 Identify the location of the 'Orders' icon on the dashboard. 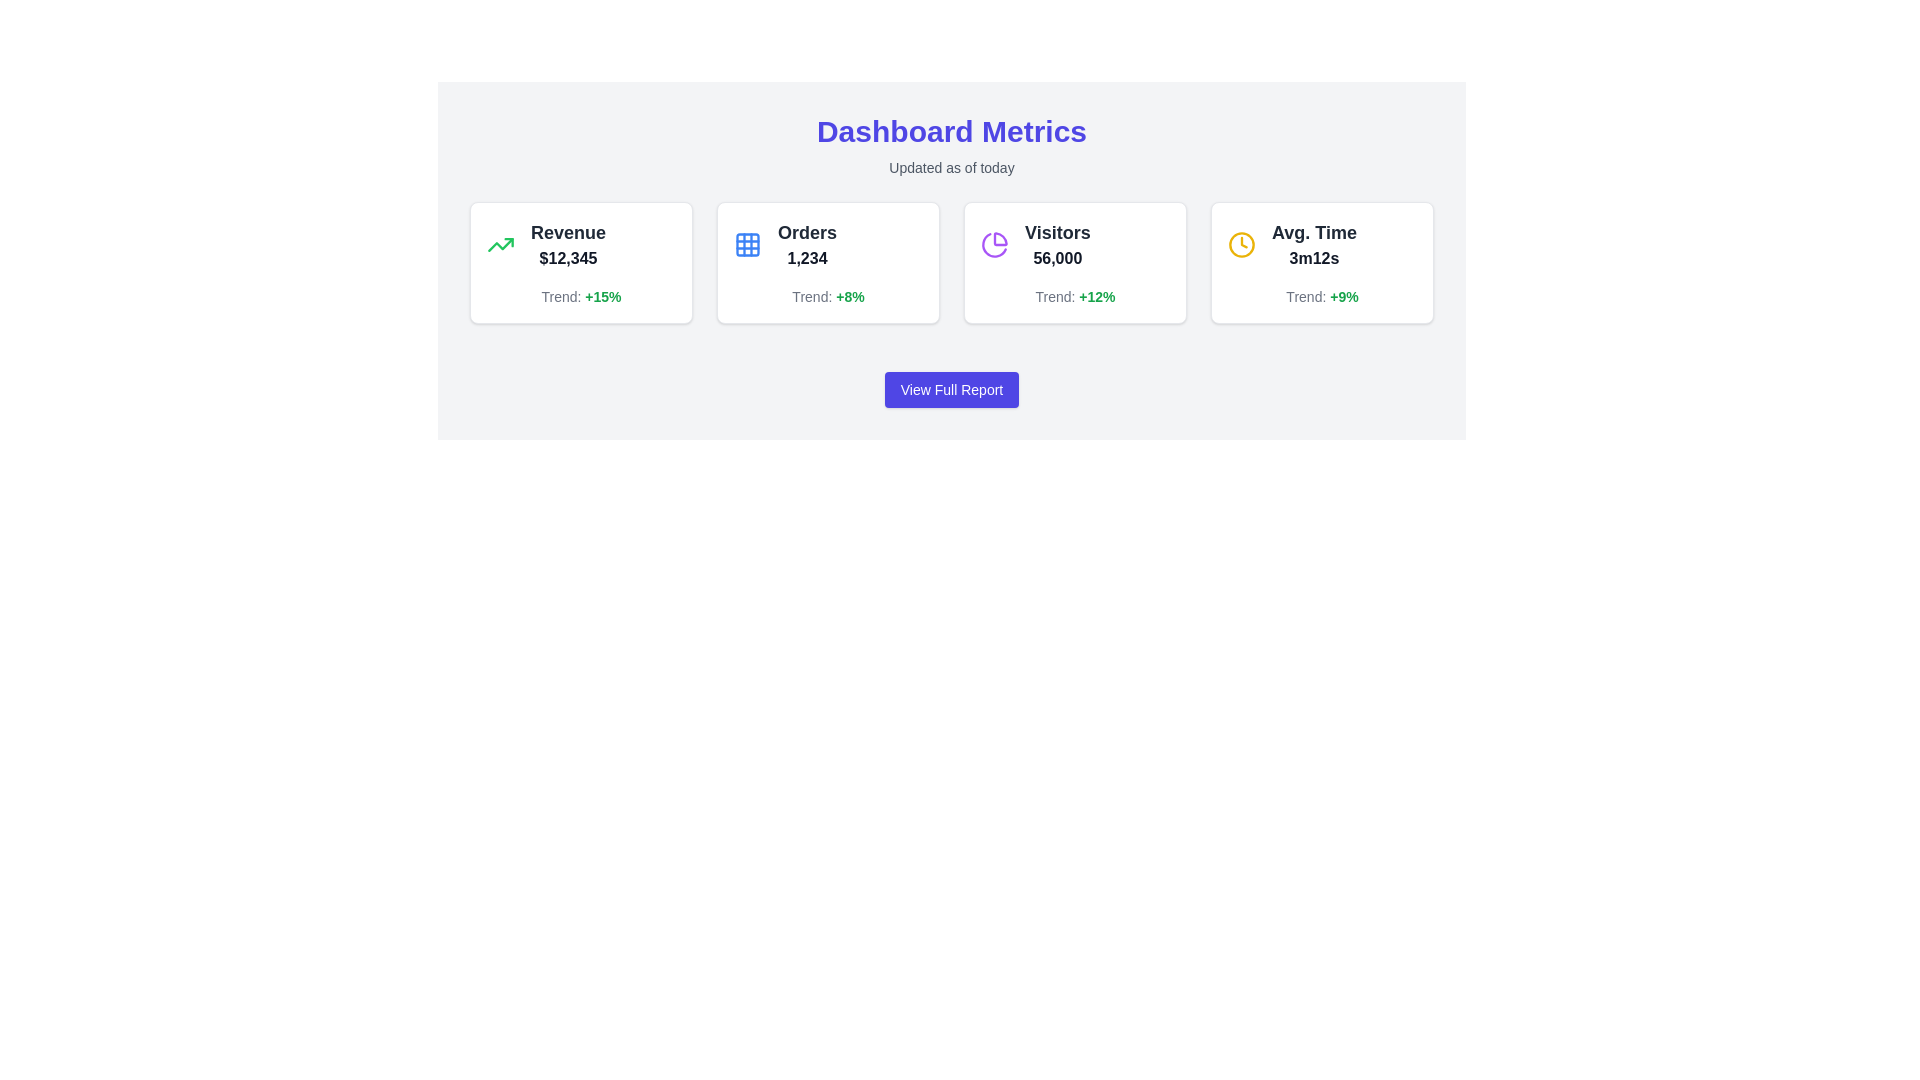
(747, 244).